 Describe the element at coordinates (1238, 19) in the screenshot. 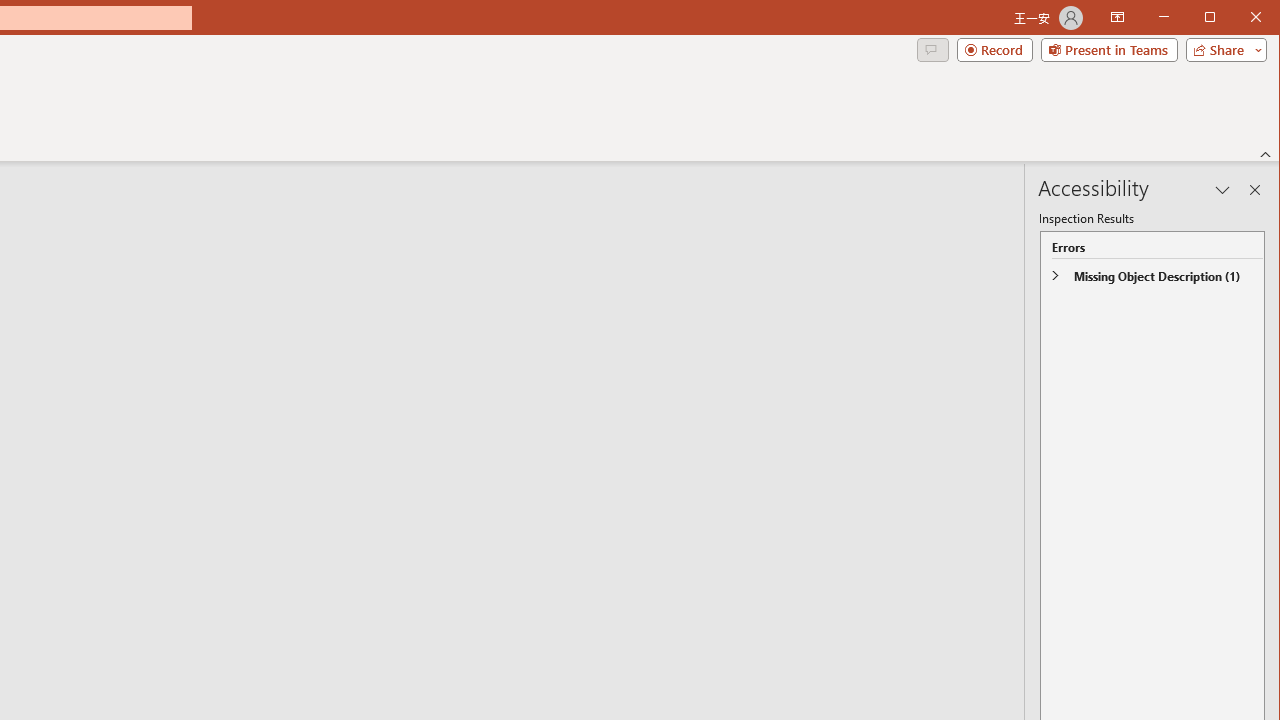

I see `'Maximize'` at that location.